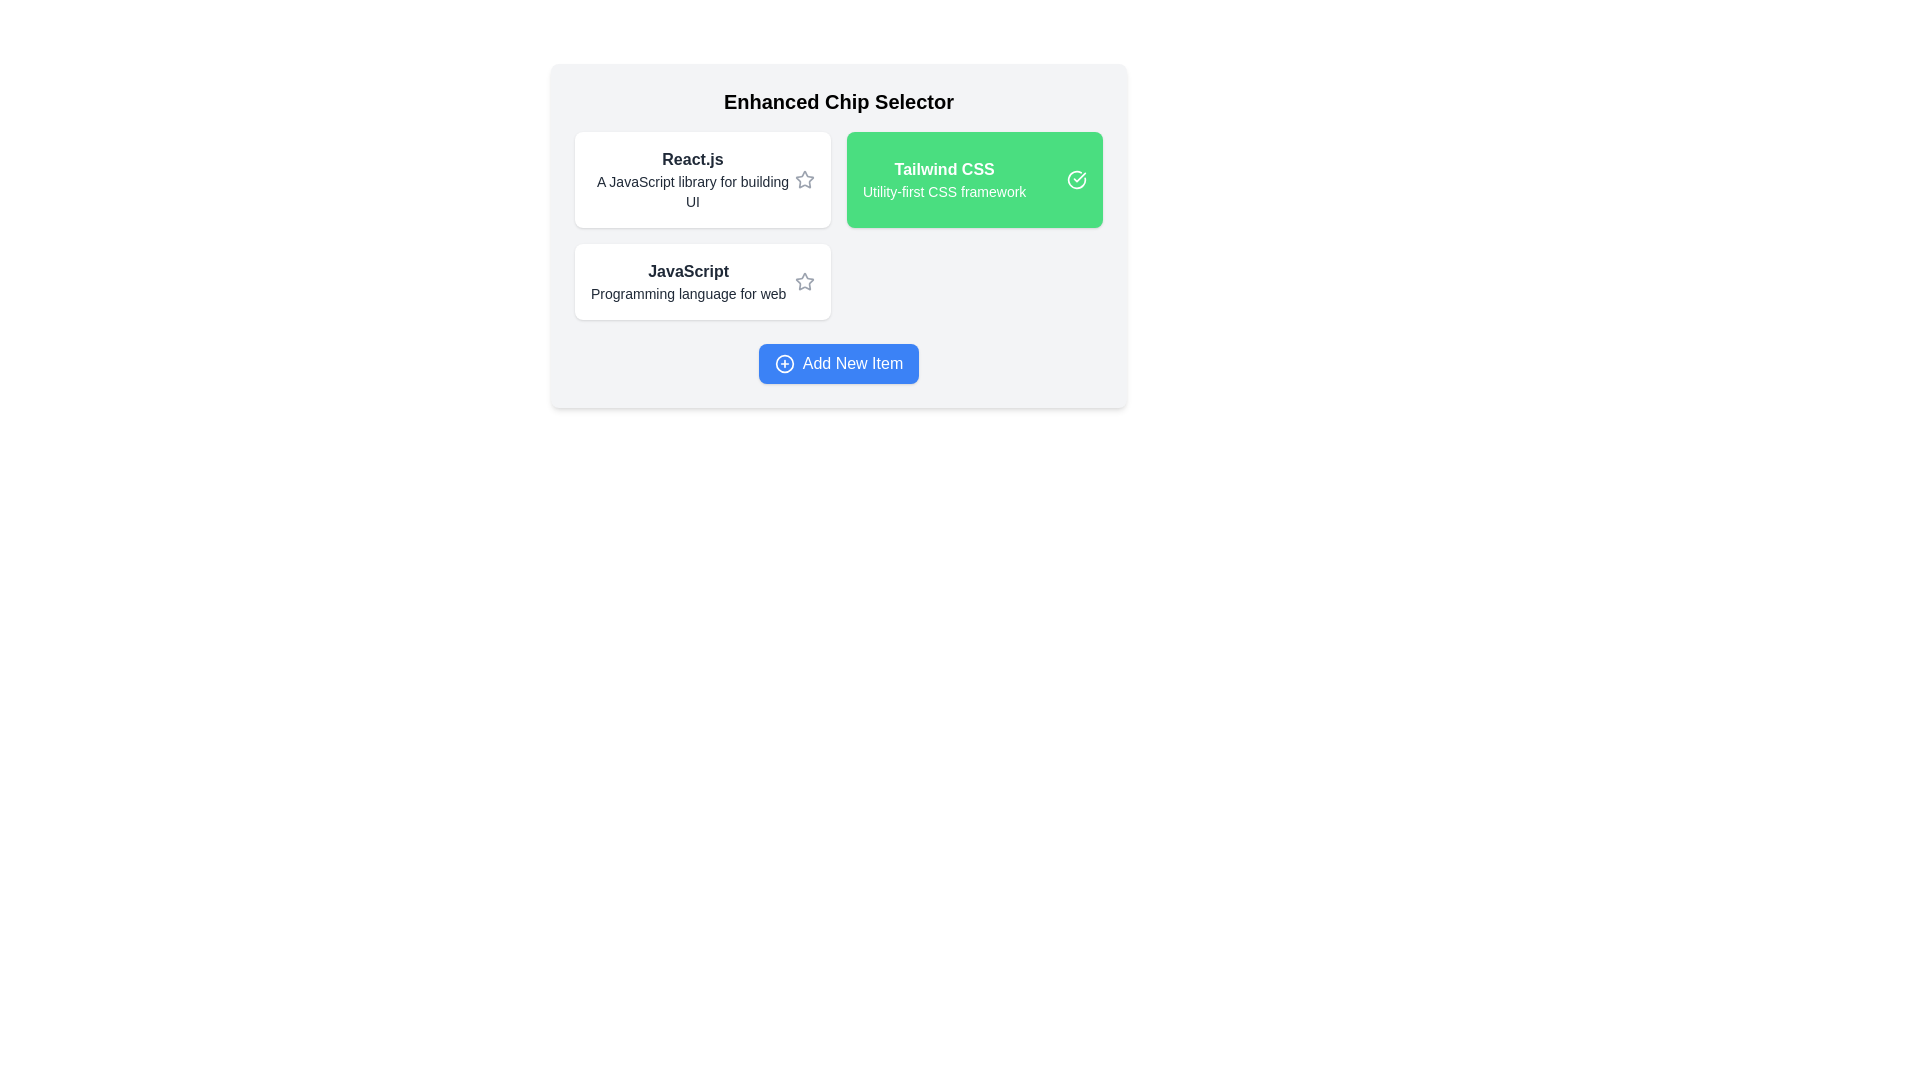 The width and height of the screenshot is (1920, 1080). What do you see at coordinates (783, 363) in the screenshot?
I see `the SVG circle element that is part of the 'Add New Item' button, which is located above the button text and forms a '+' sign` at bounding box center [783, 363].